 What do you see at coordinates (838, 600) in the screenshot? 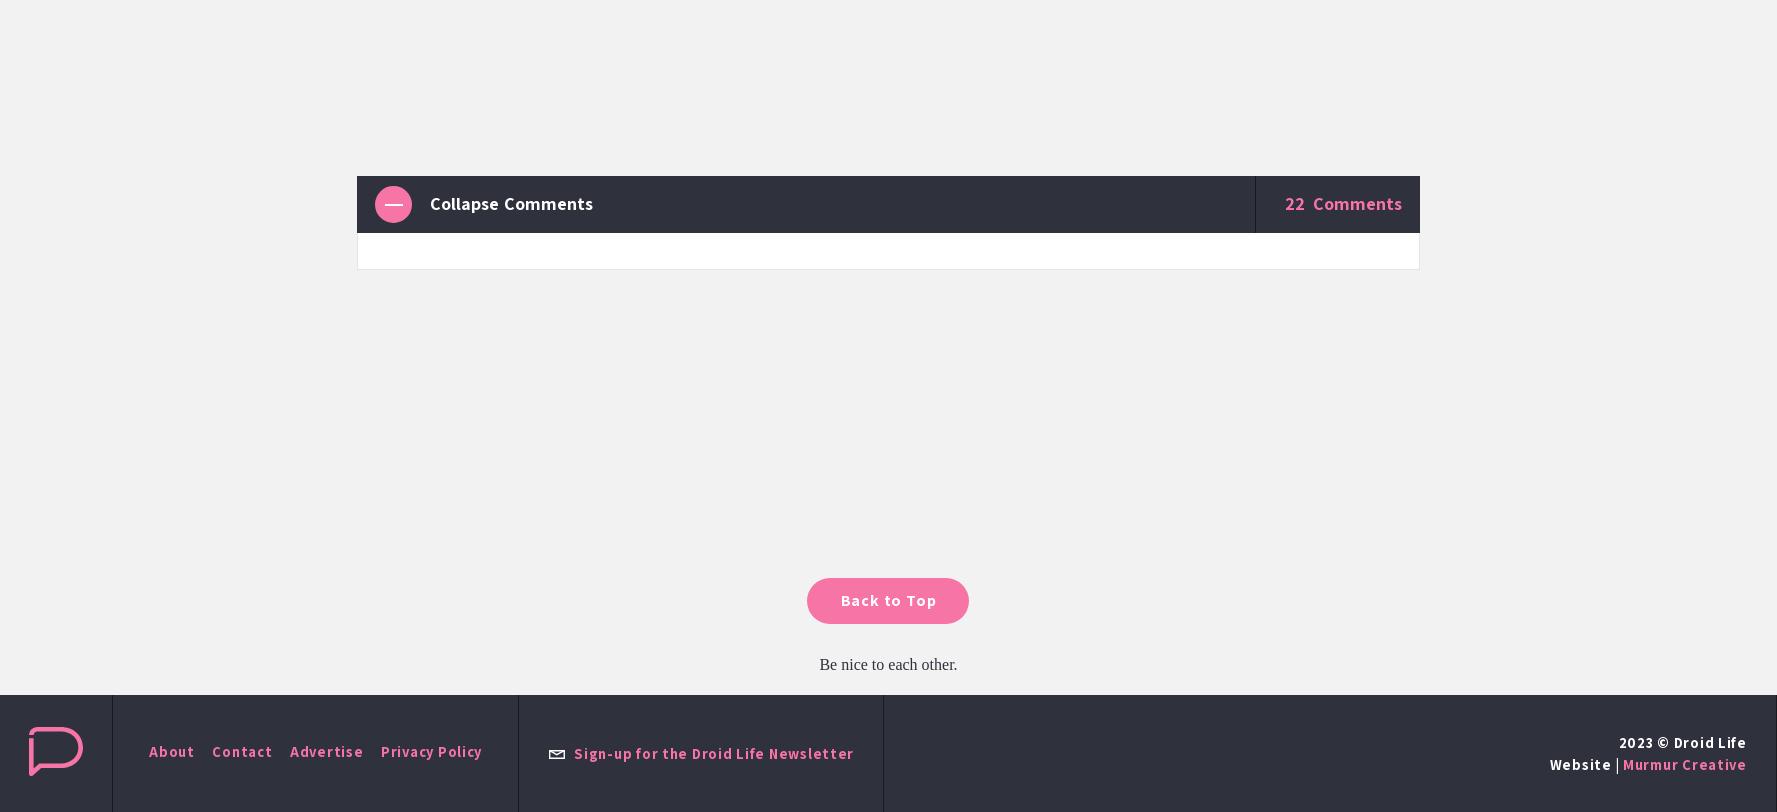
I see `'Back to Top'` at bounding box center [838, 600].